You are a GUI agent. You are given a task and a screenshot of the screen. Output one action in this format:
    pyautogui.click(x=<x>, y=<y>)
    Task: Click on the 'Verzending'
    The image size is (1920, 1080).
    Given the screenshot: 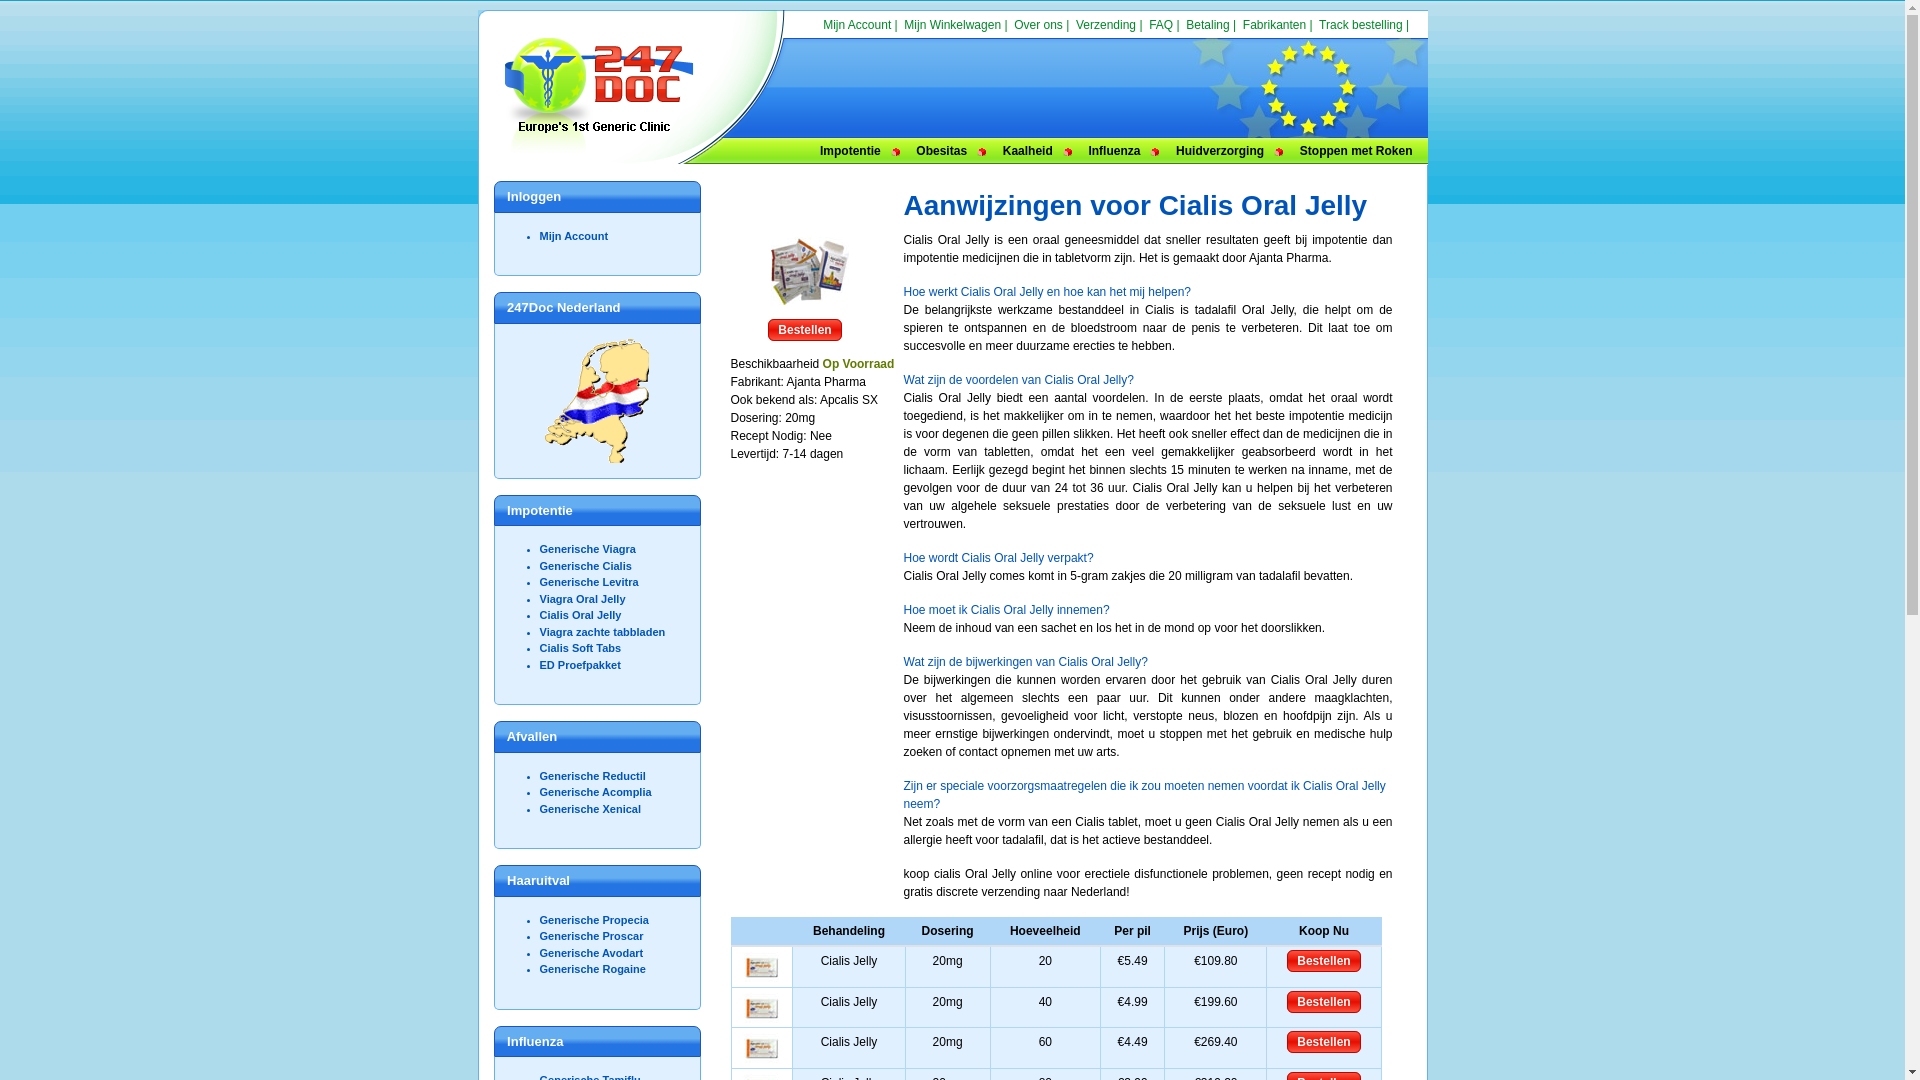 What is the action you would take?
    pyautogui.click(x=1104, y=24)
    